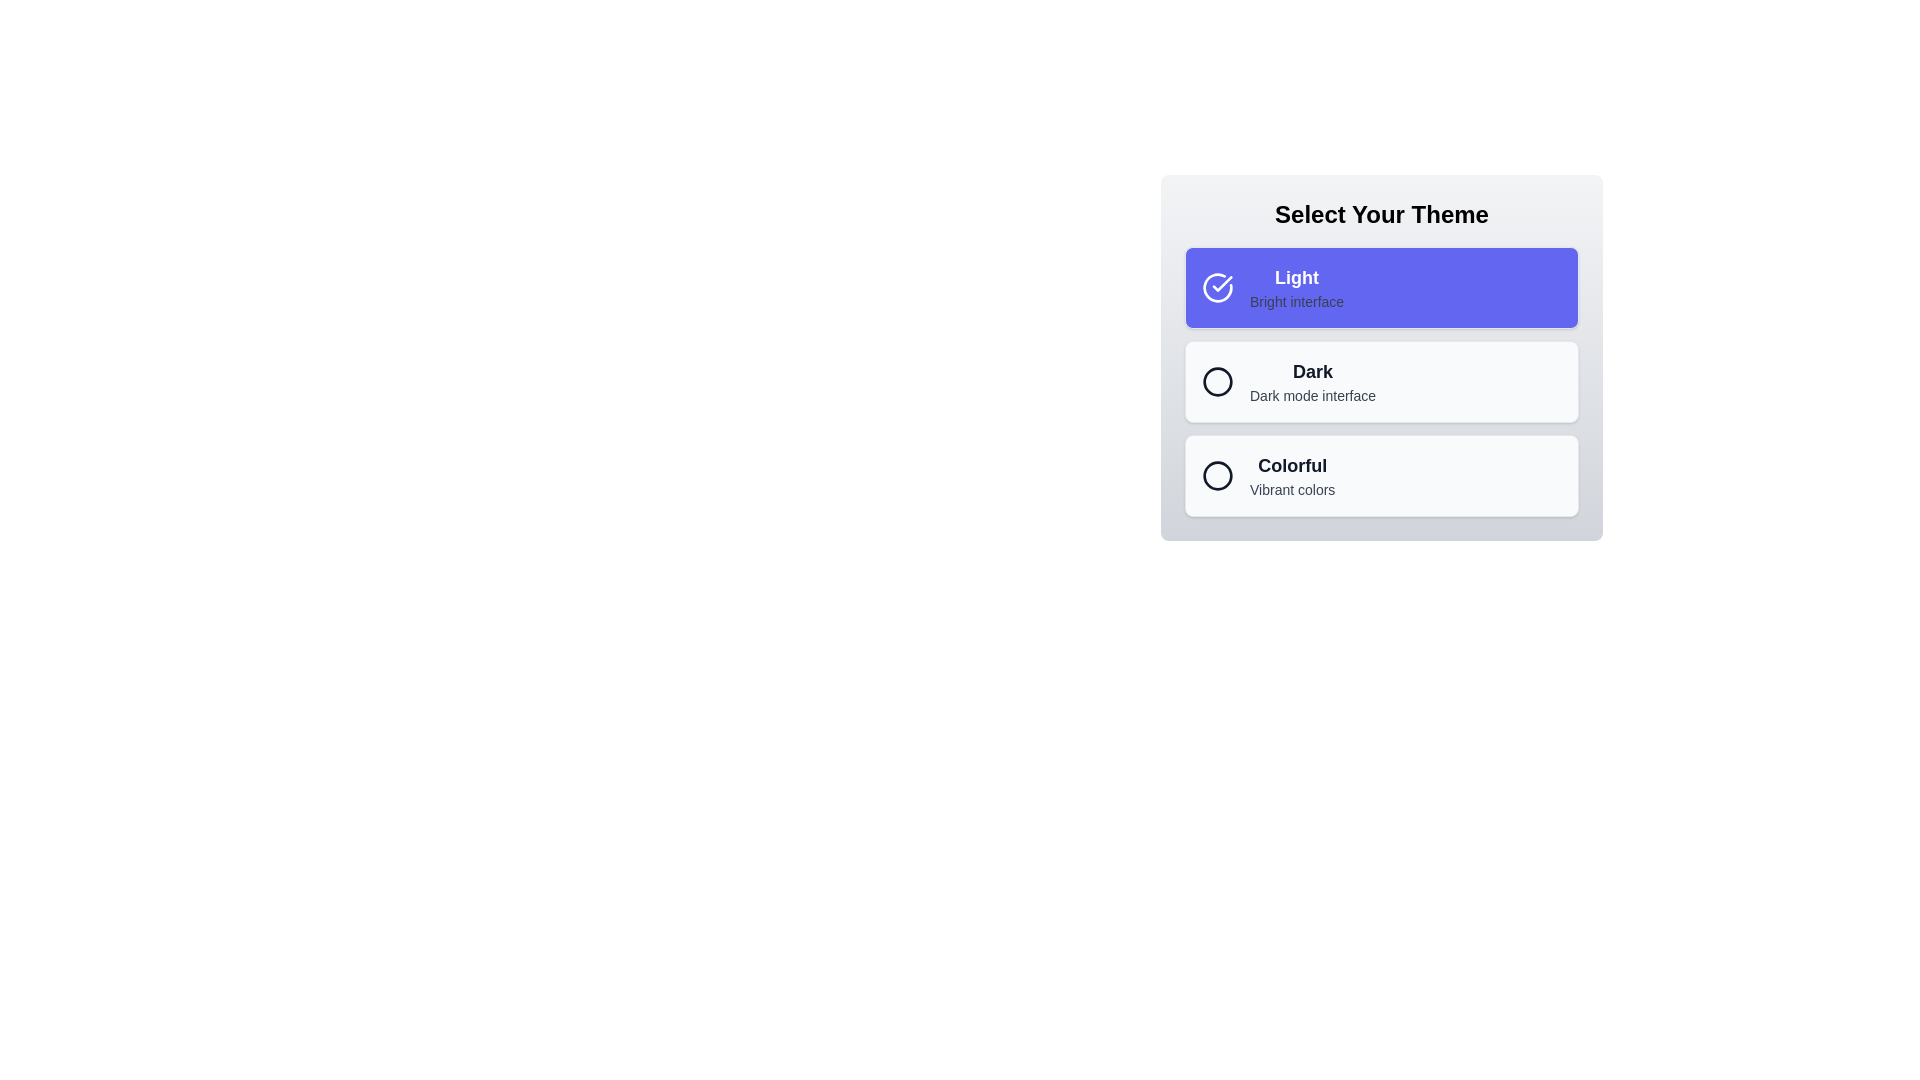 The width and height of the screenshot is (1920, 1080). What do you see at coordinates (1381, 381) in the screenshot?
I see `the button corresponding to the theme Dark` at bounding box center [1381, 381].